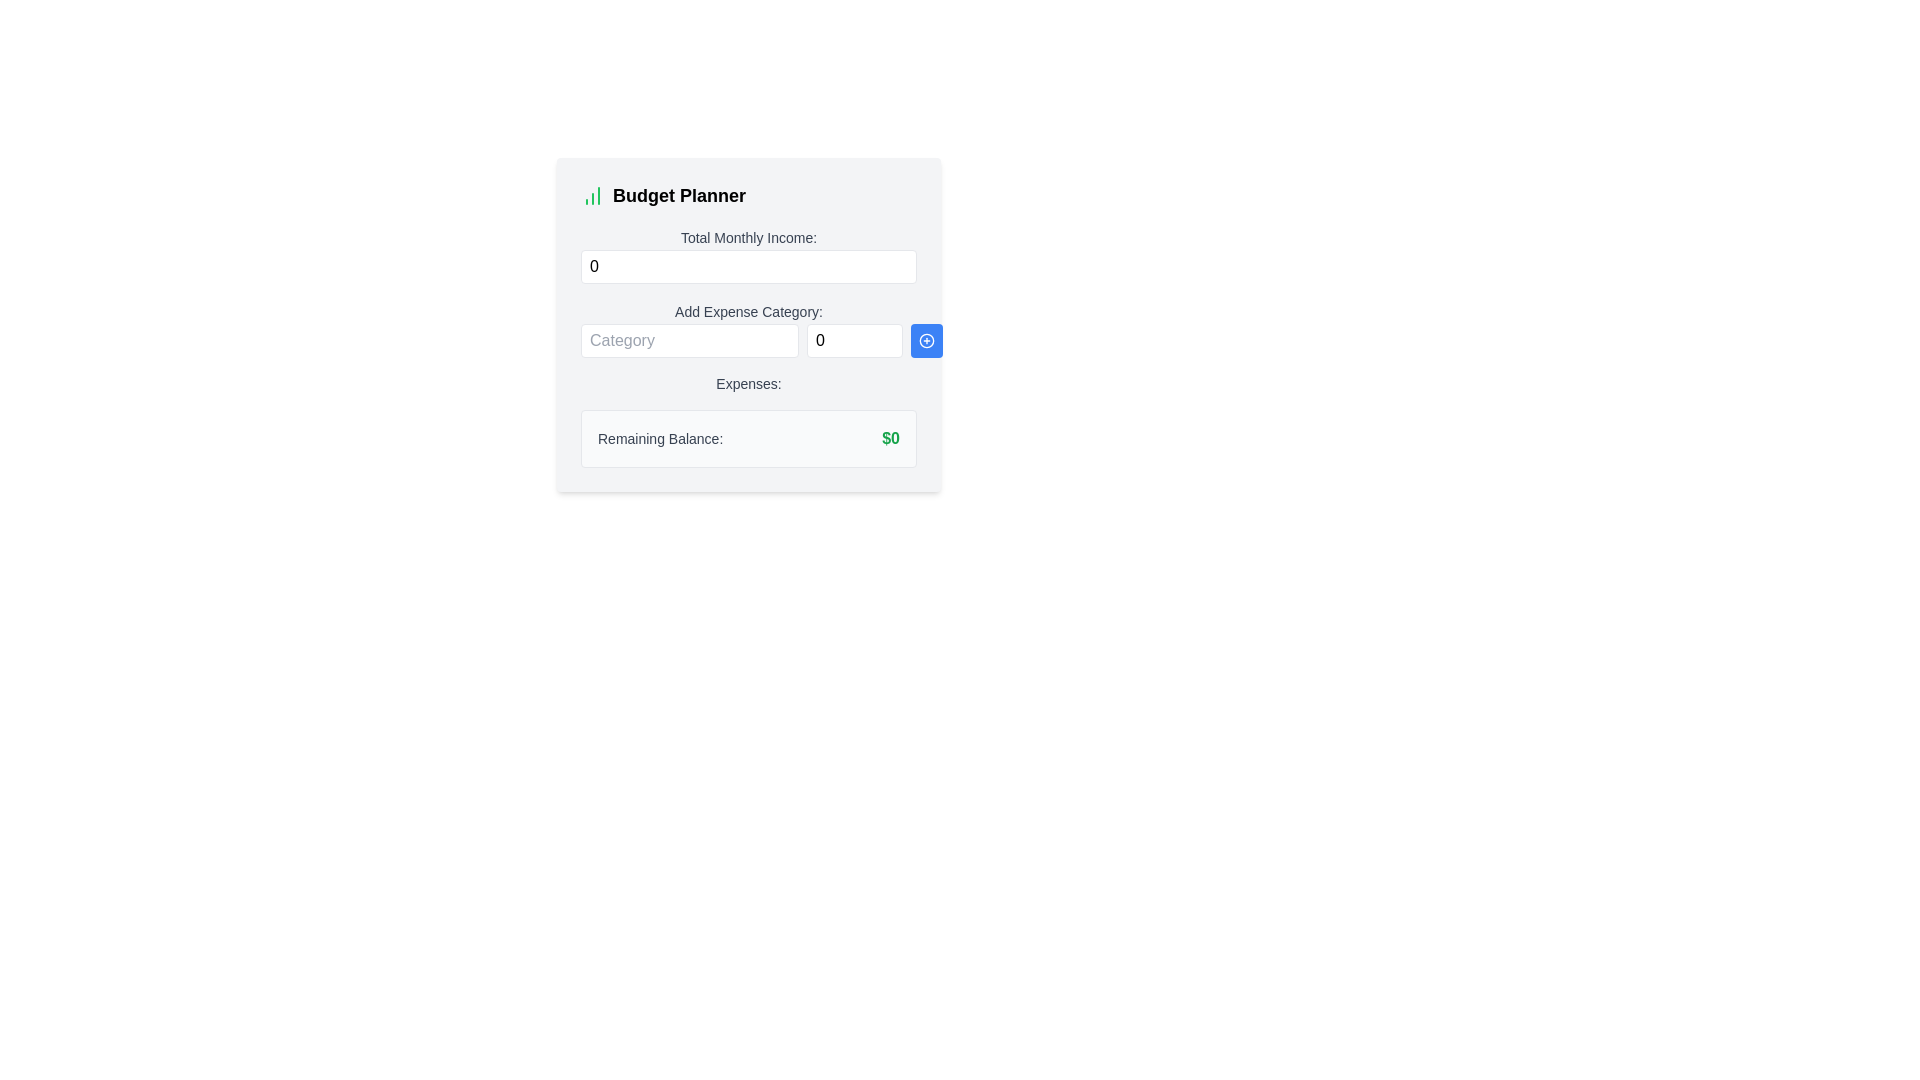  Describe the element at coordinates (925, 339) in the screenshot. I see `the circular part of the 'plus' icon located on the right-hand side of the interface, next to the numeric input field under the 'Add Expense Category' label` at that location.